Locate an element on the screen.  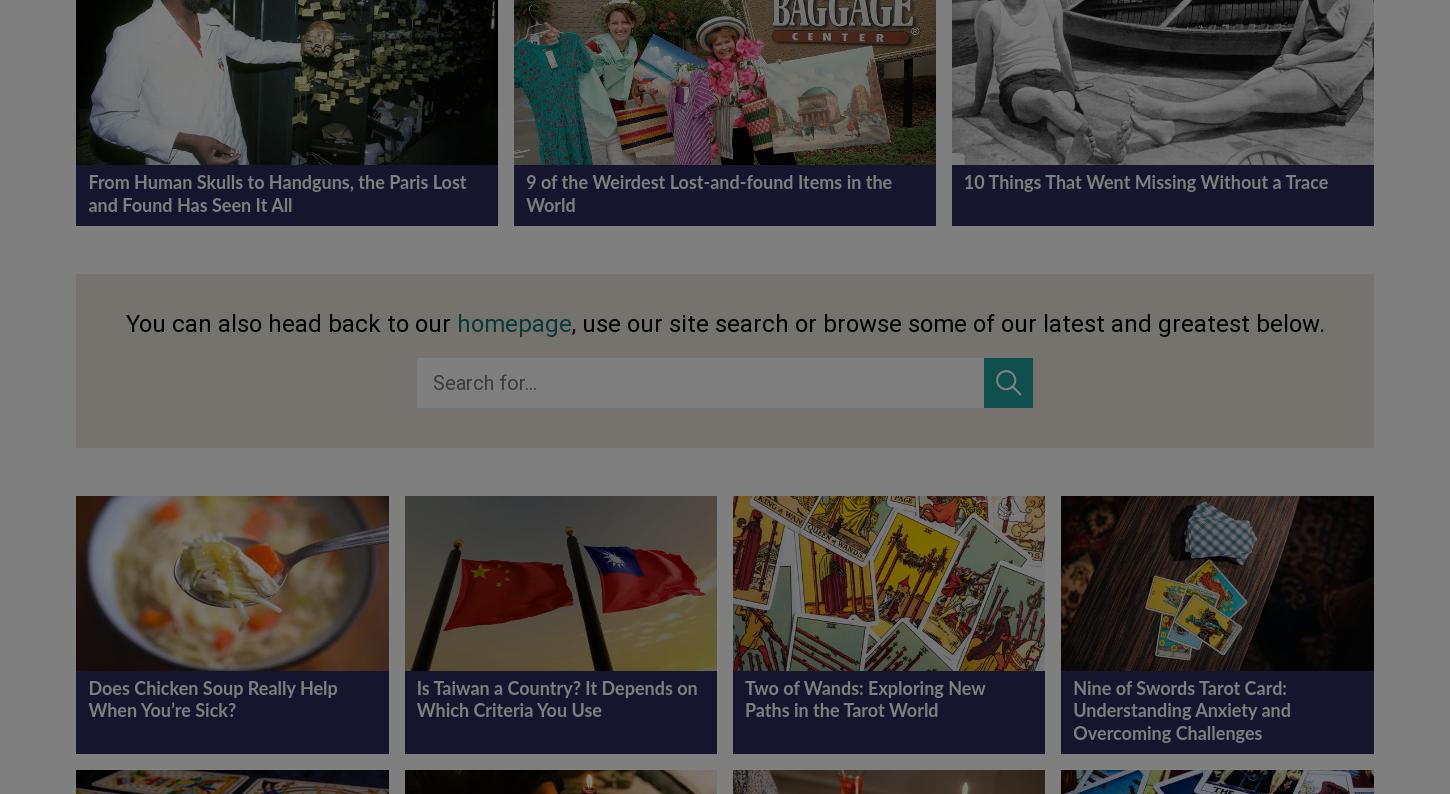
'Nine of Swords Tarot Card: Understanding Anxiety and Overcoming Challenges' is located at coordinates (1180, 711).